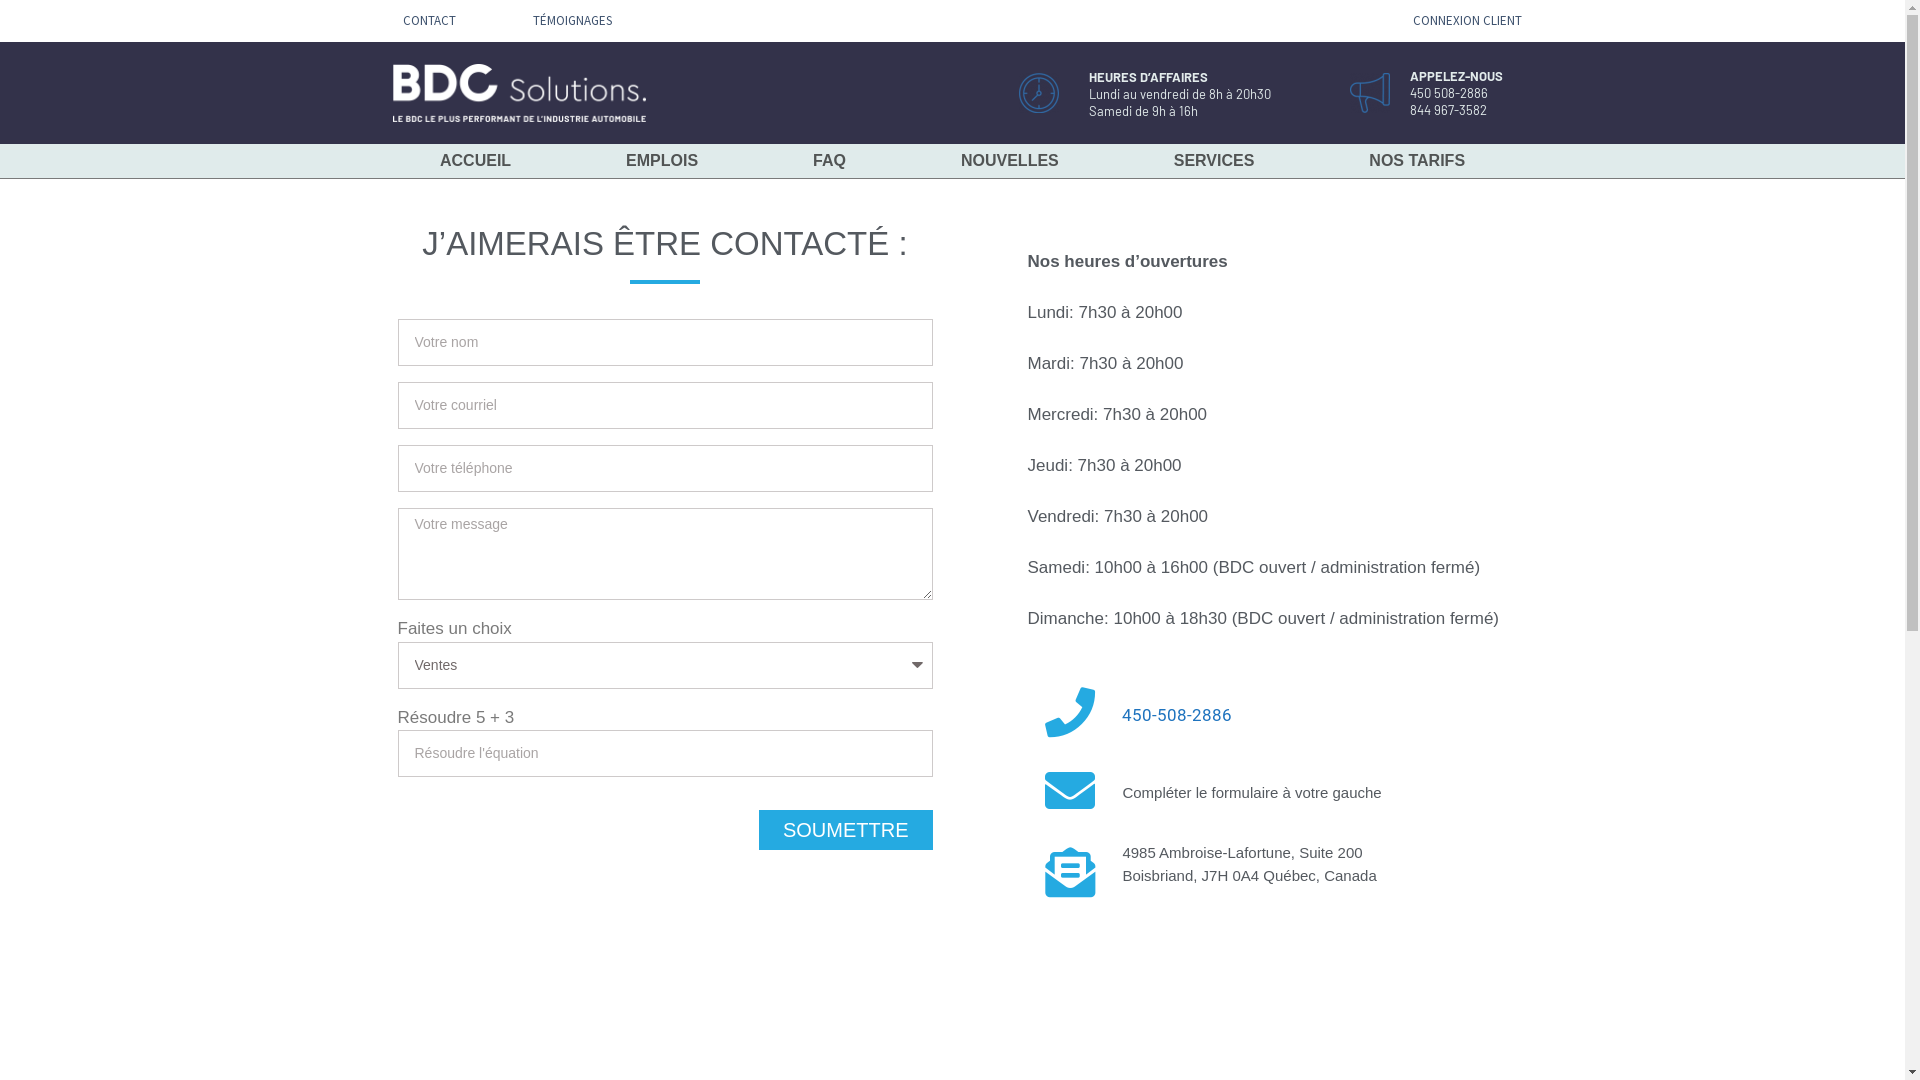  I want to click on 'EMPLOIS', so click(568, 160).